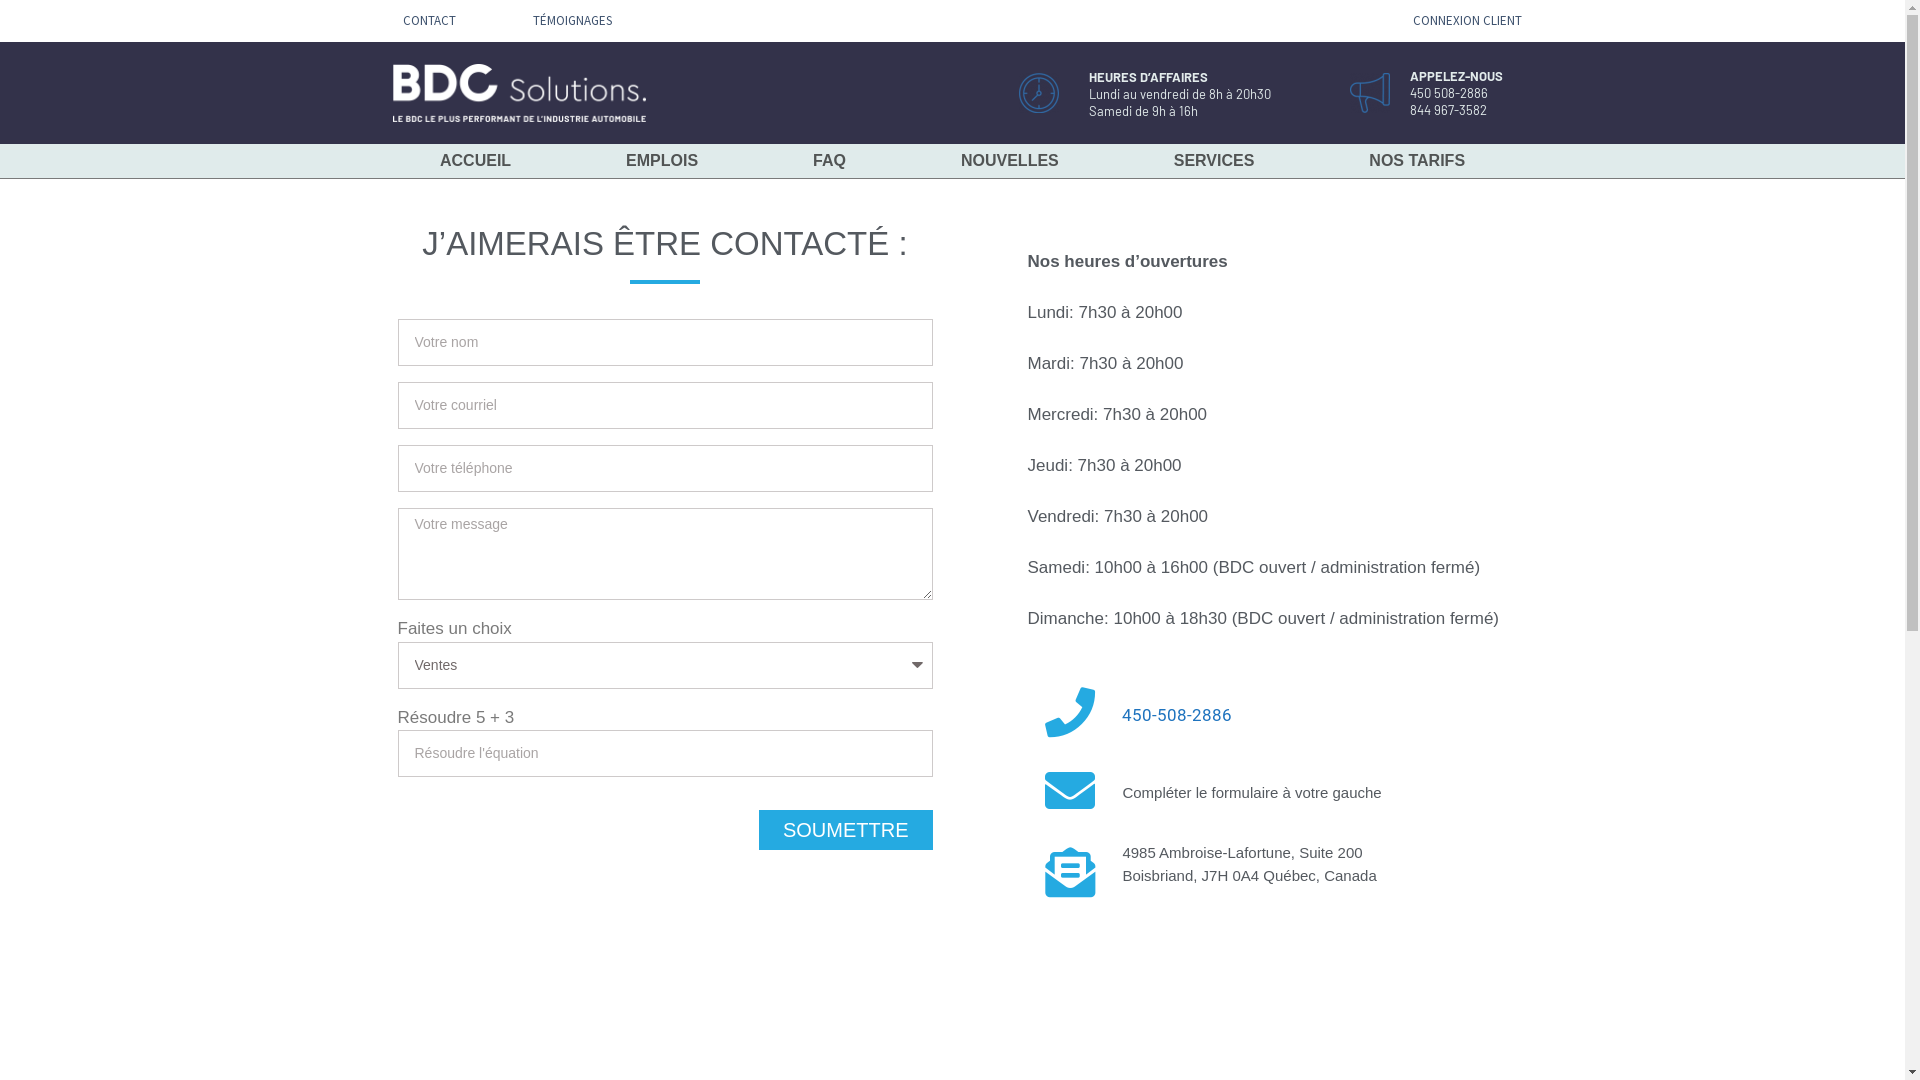  I want to click on 'EMPLOIS', so click(568, 160).